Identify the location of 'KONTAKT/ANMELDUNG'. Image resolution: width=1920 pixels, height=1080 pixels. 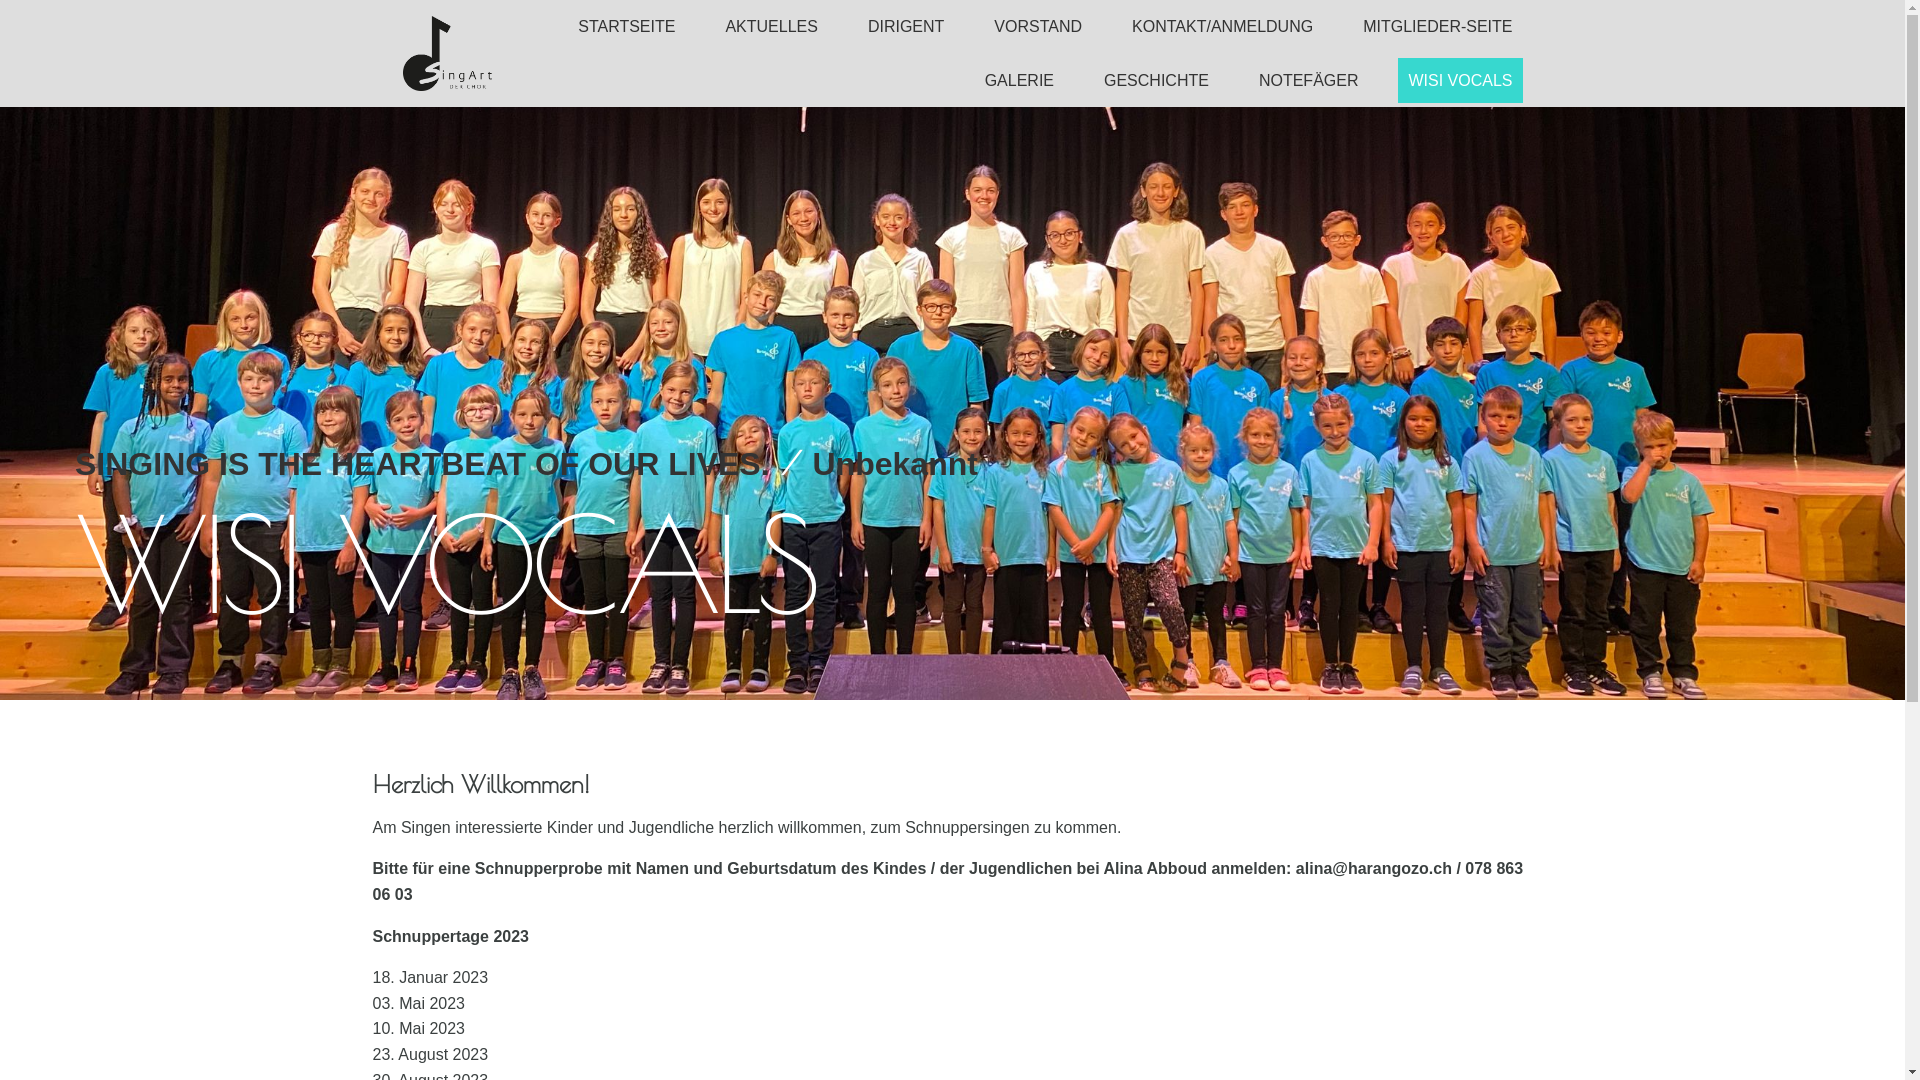
(1221, 26).